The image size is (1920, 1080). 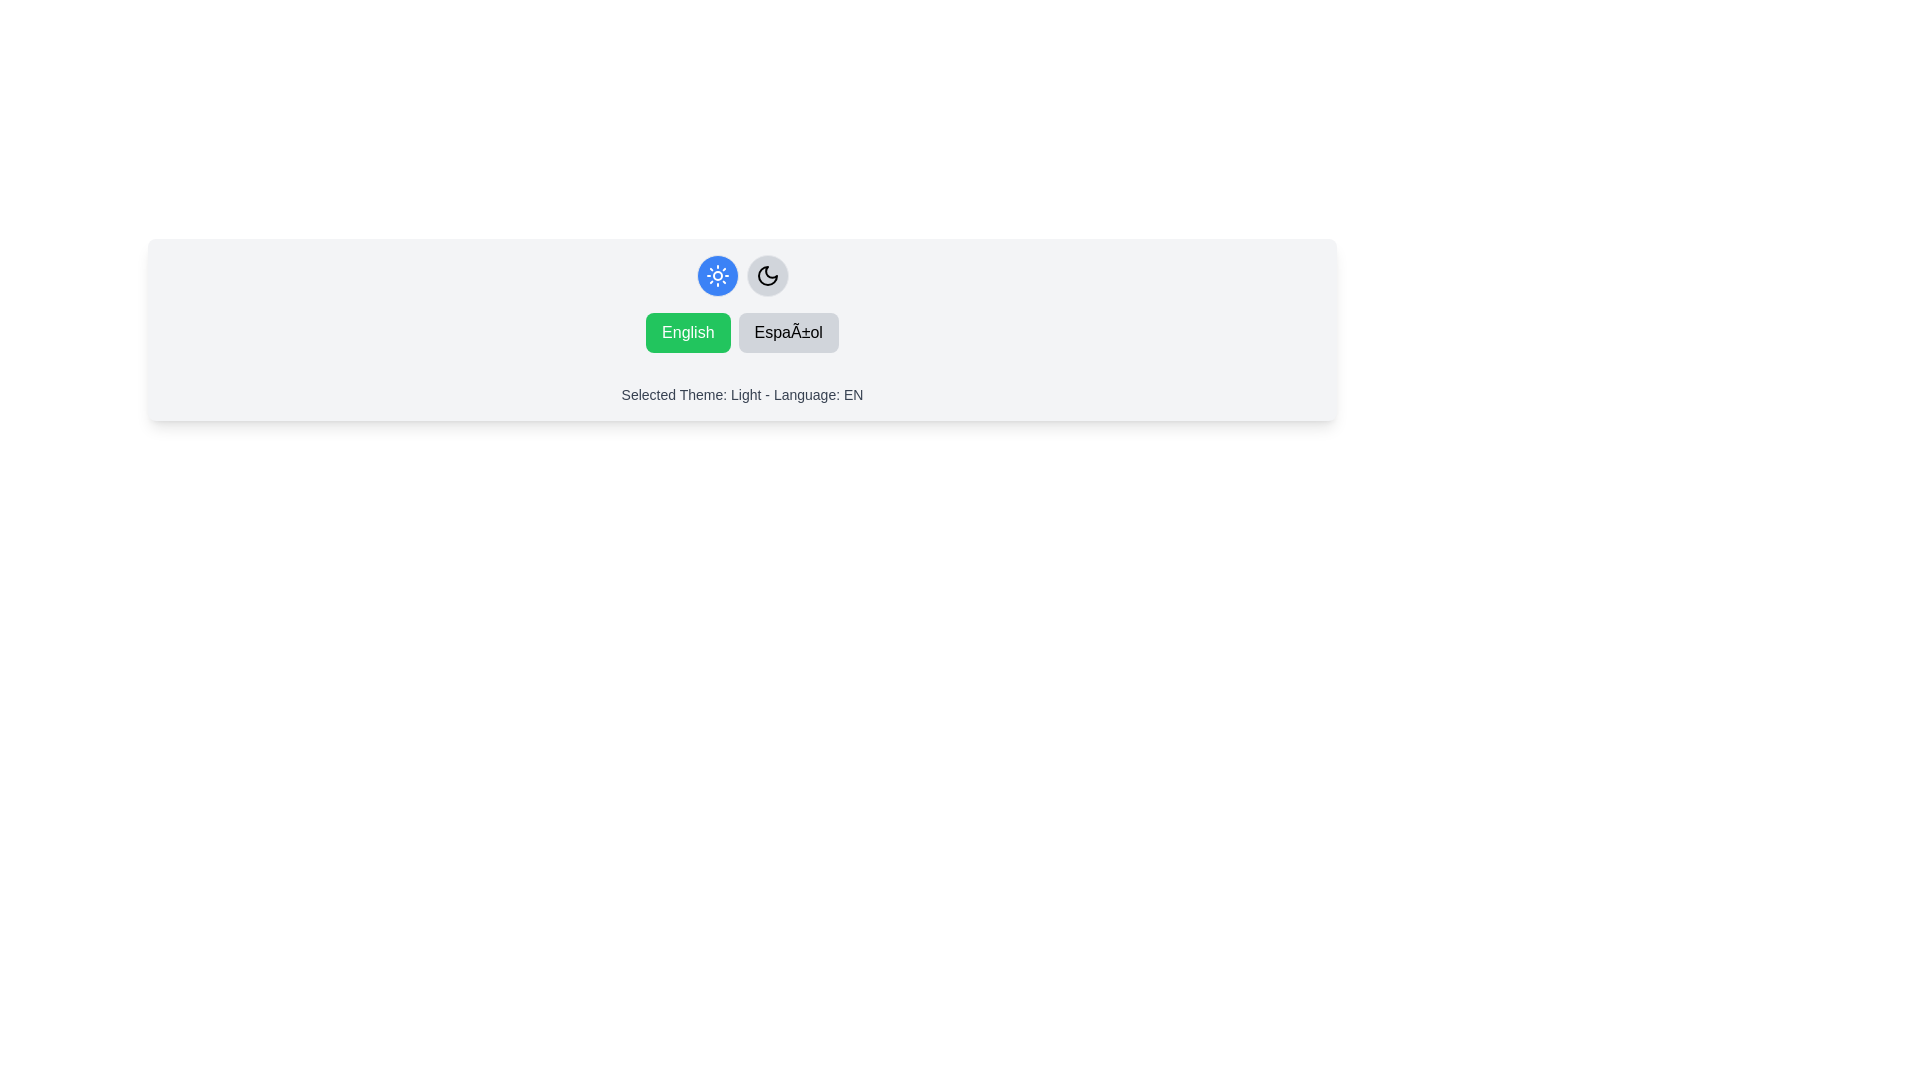 I want to click on the crescent-shaped moon icon located to the right of the sun-like icon at the top-center of the interface, so click(x=766, y=276).